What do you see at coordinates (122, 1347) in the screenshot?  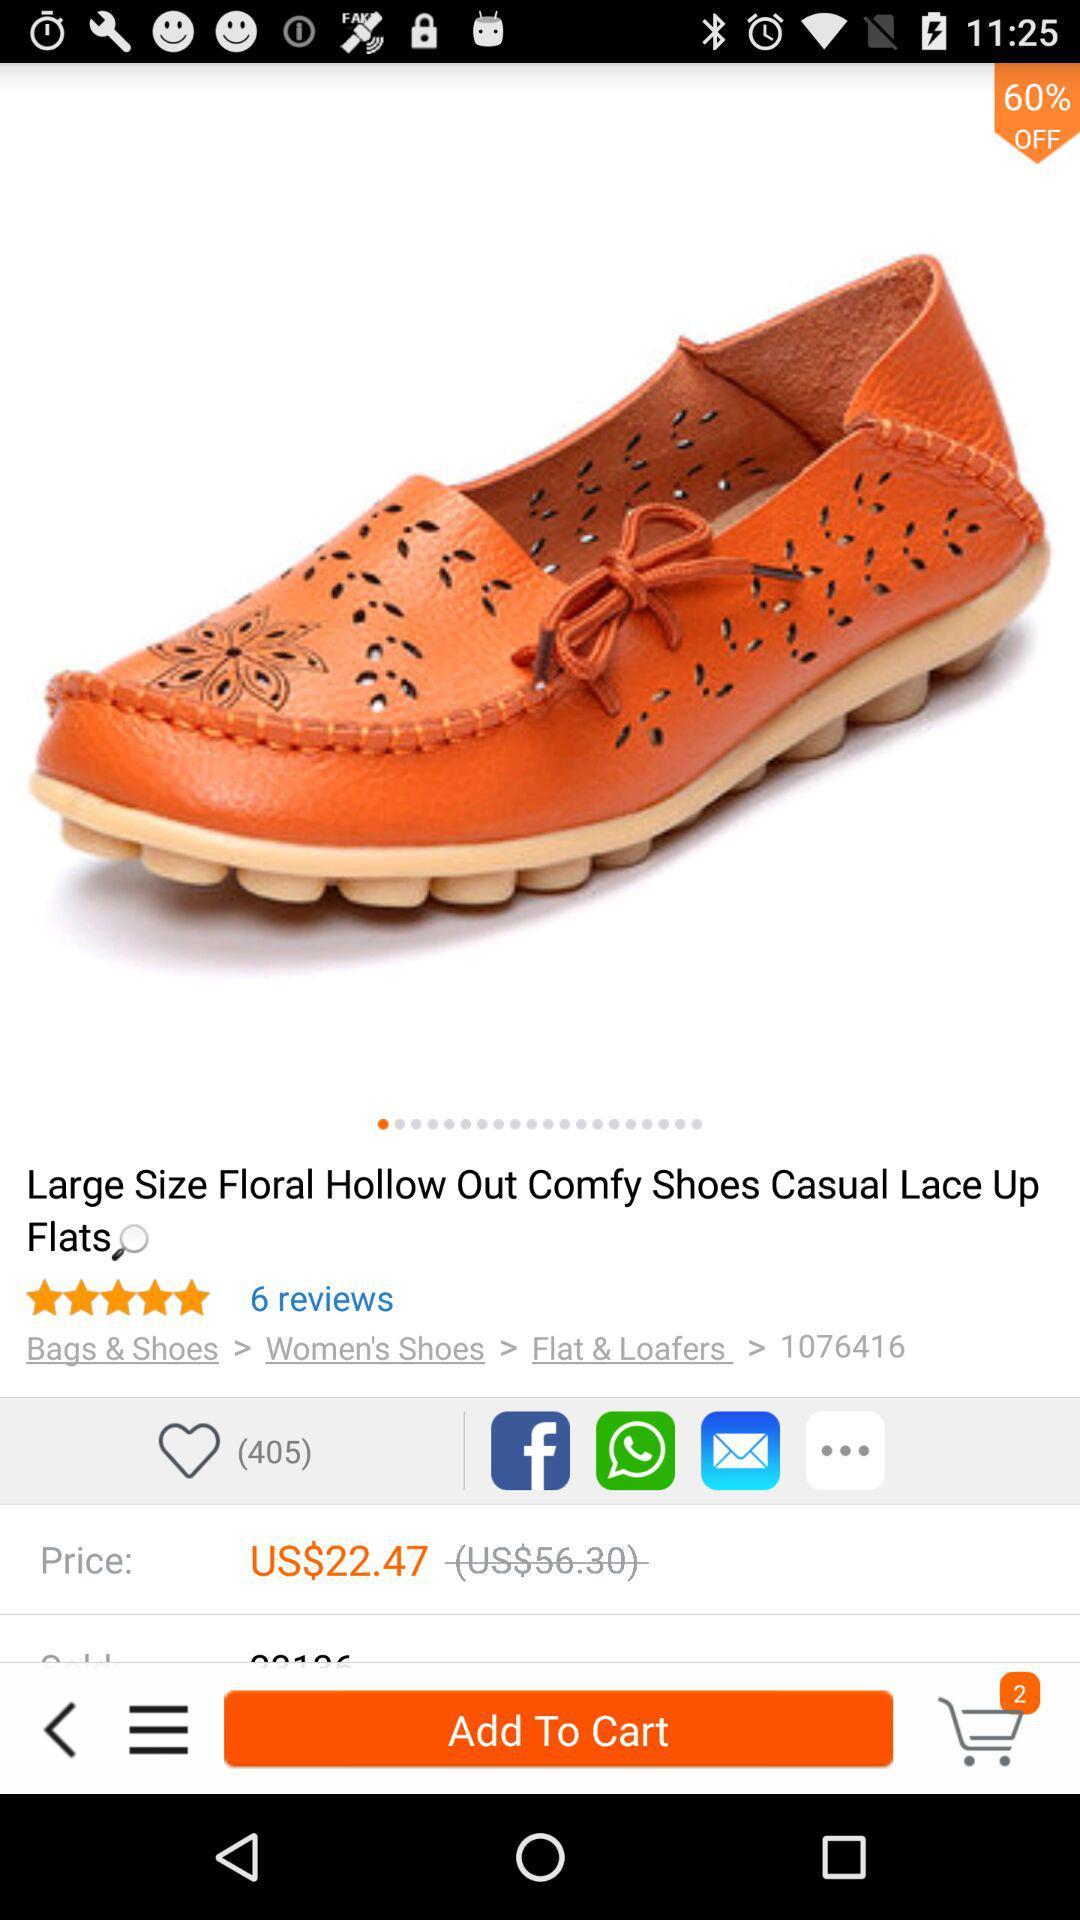 I see `the bags & shoes icon` at bounding box center [122, 1347].